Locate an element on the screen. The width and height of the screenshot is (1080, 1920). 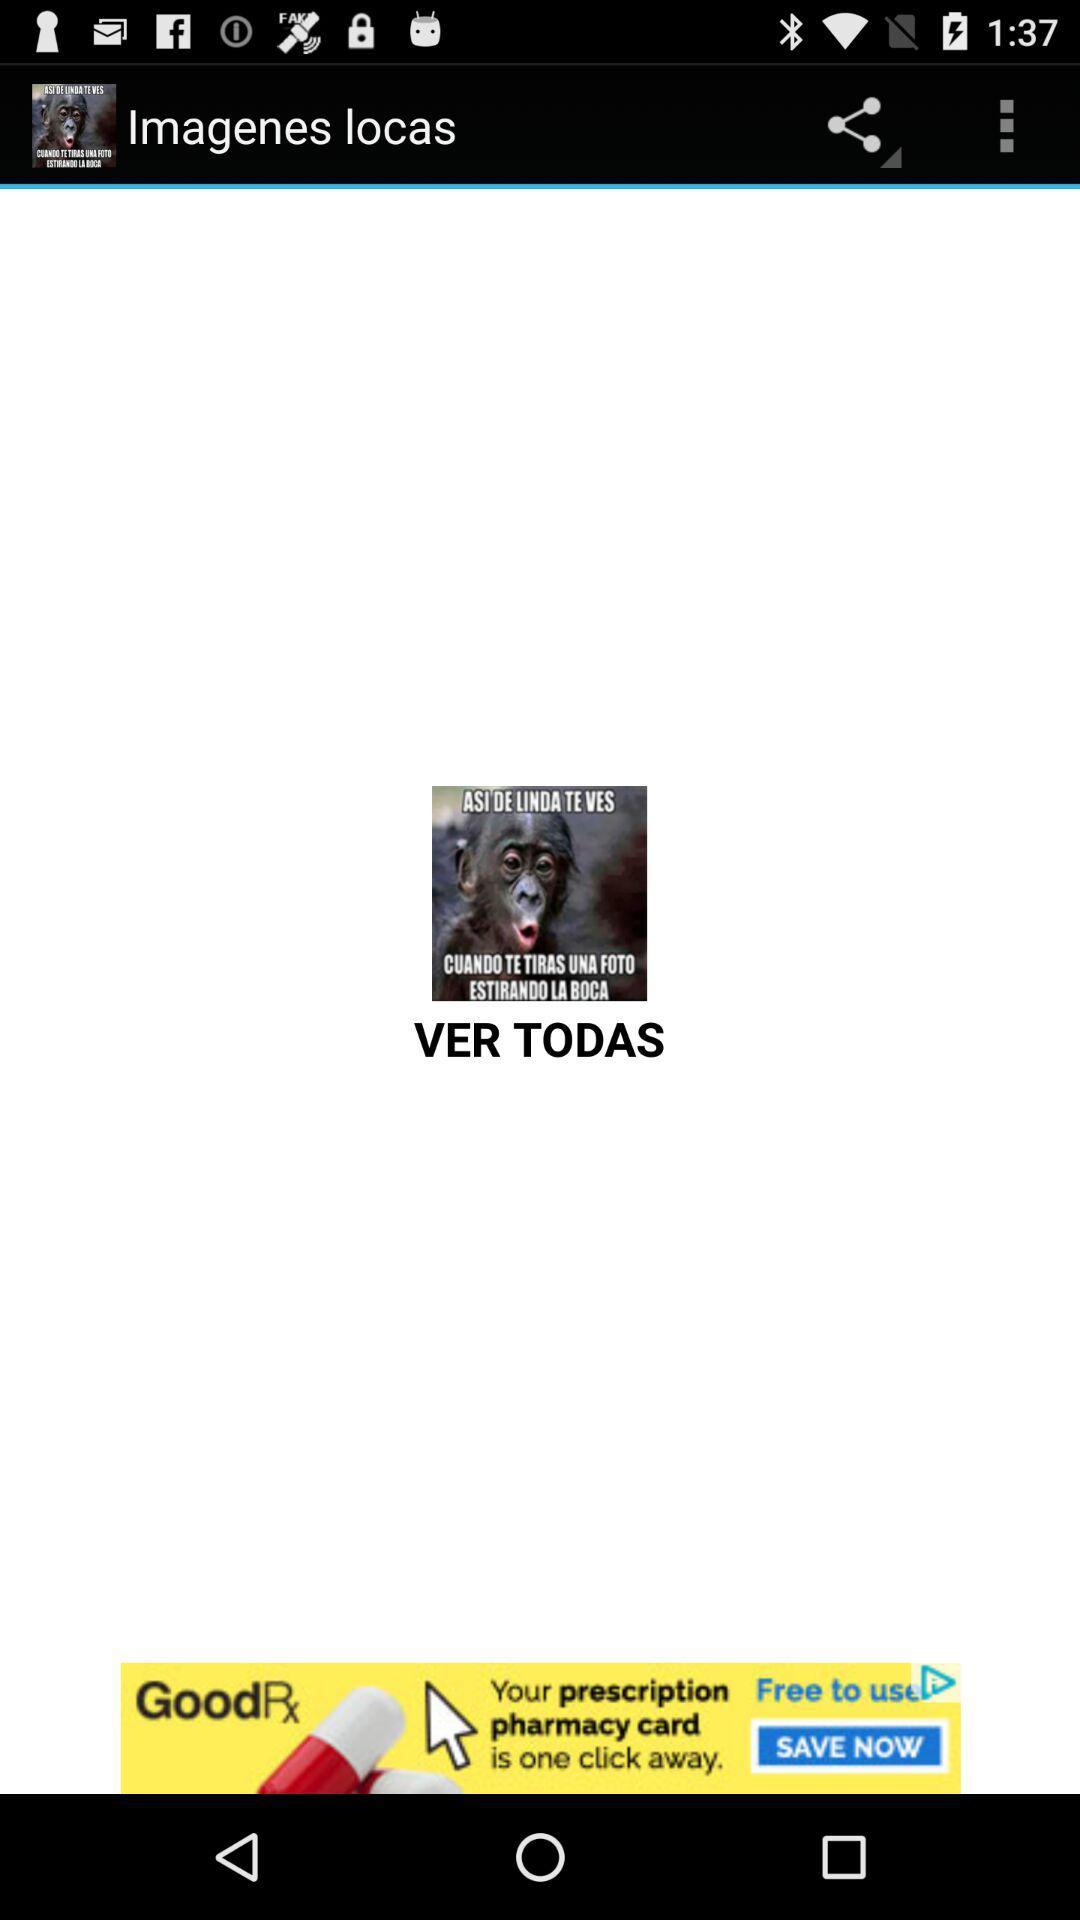
the addvertisement is located at coordinates (540, 1727).